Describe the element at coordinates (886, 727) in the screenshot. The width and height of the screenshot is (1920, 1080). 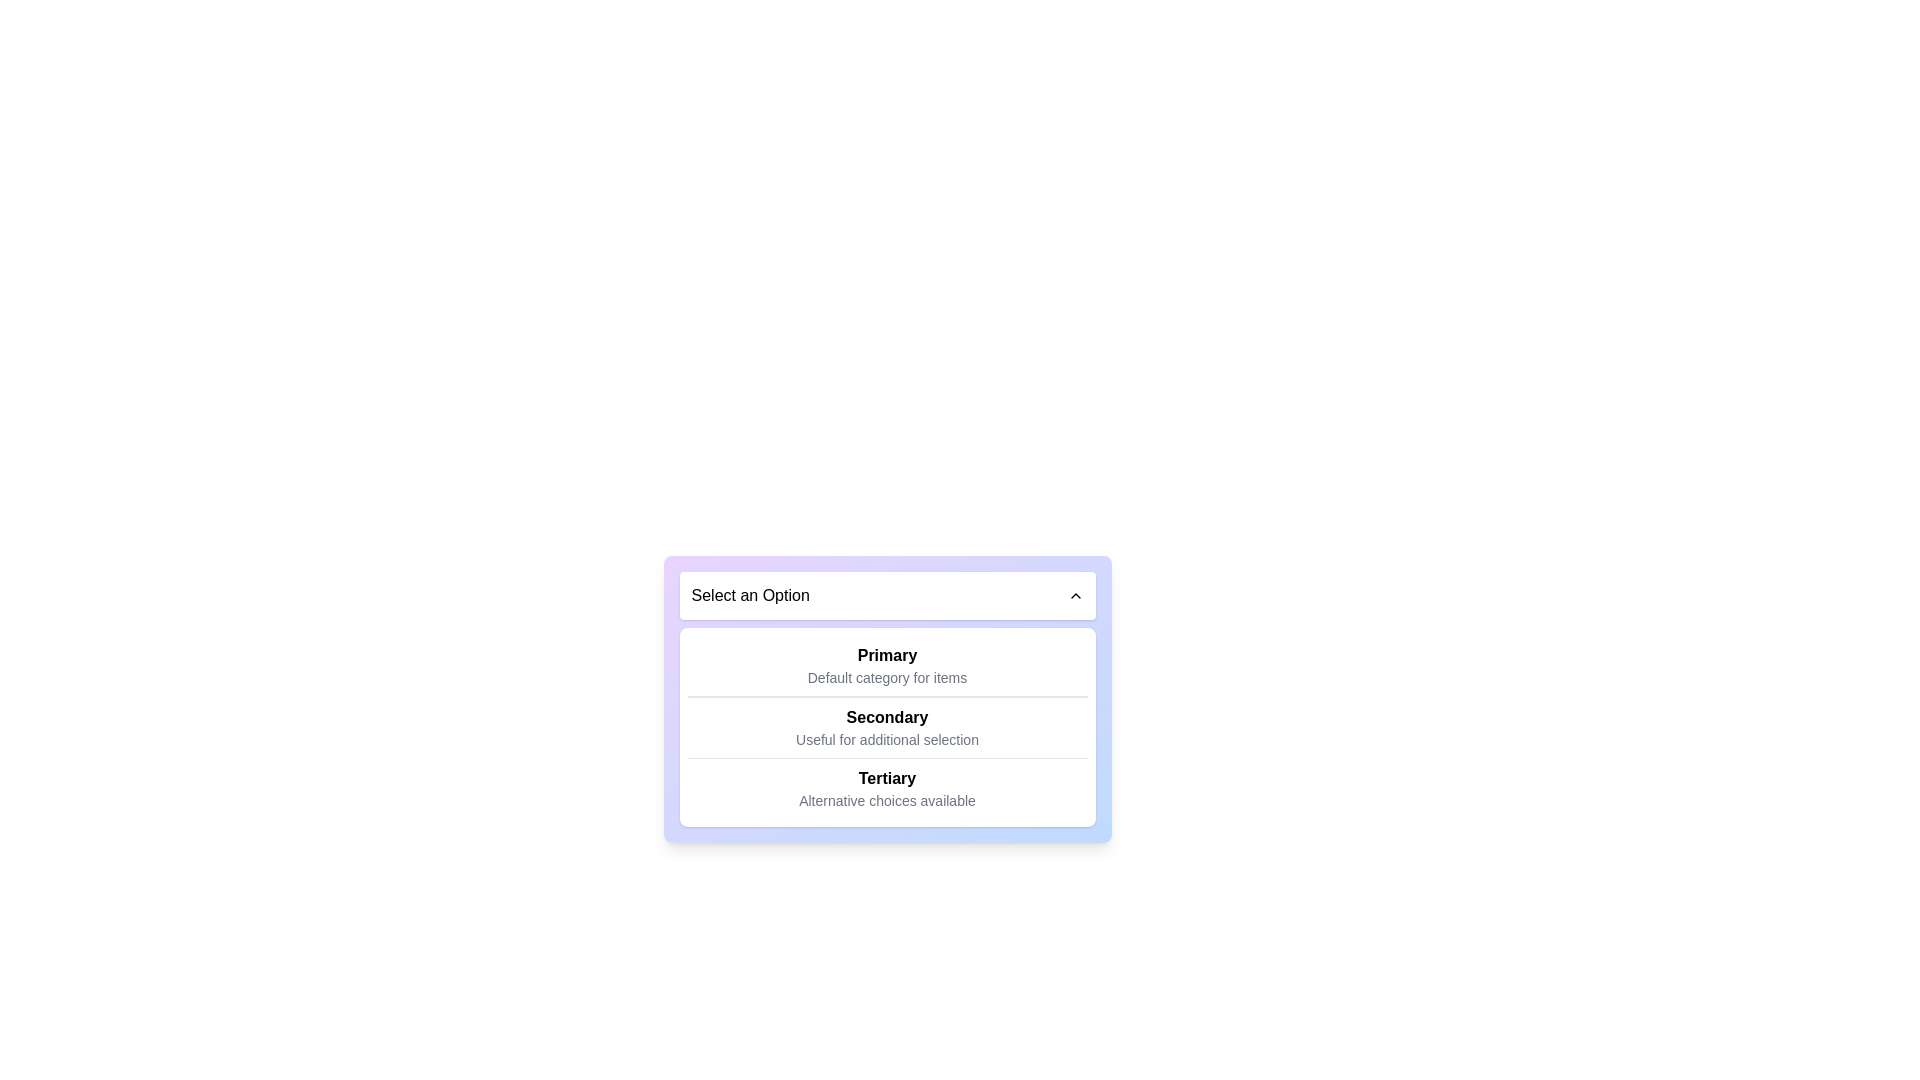
I see `the second option in the dropdown menu, titled 'Secondary'` at that location.